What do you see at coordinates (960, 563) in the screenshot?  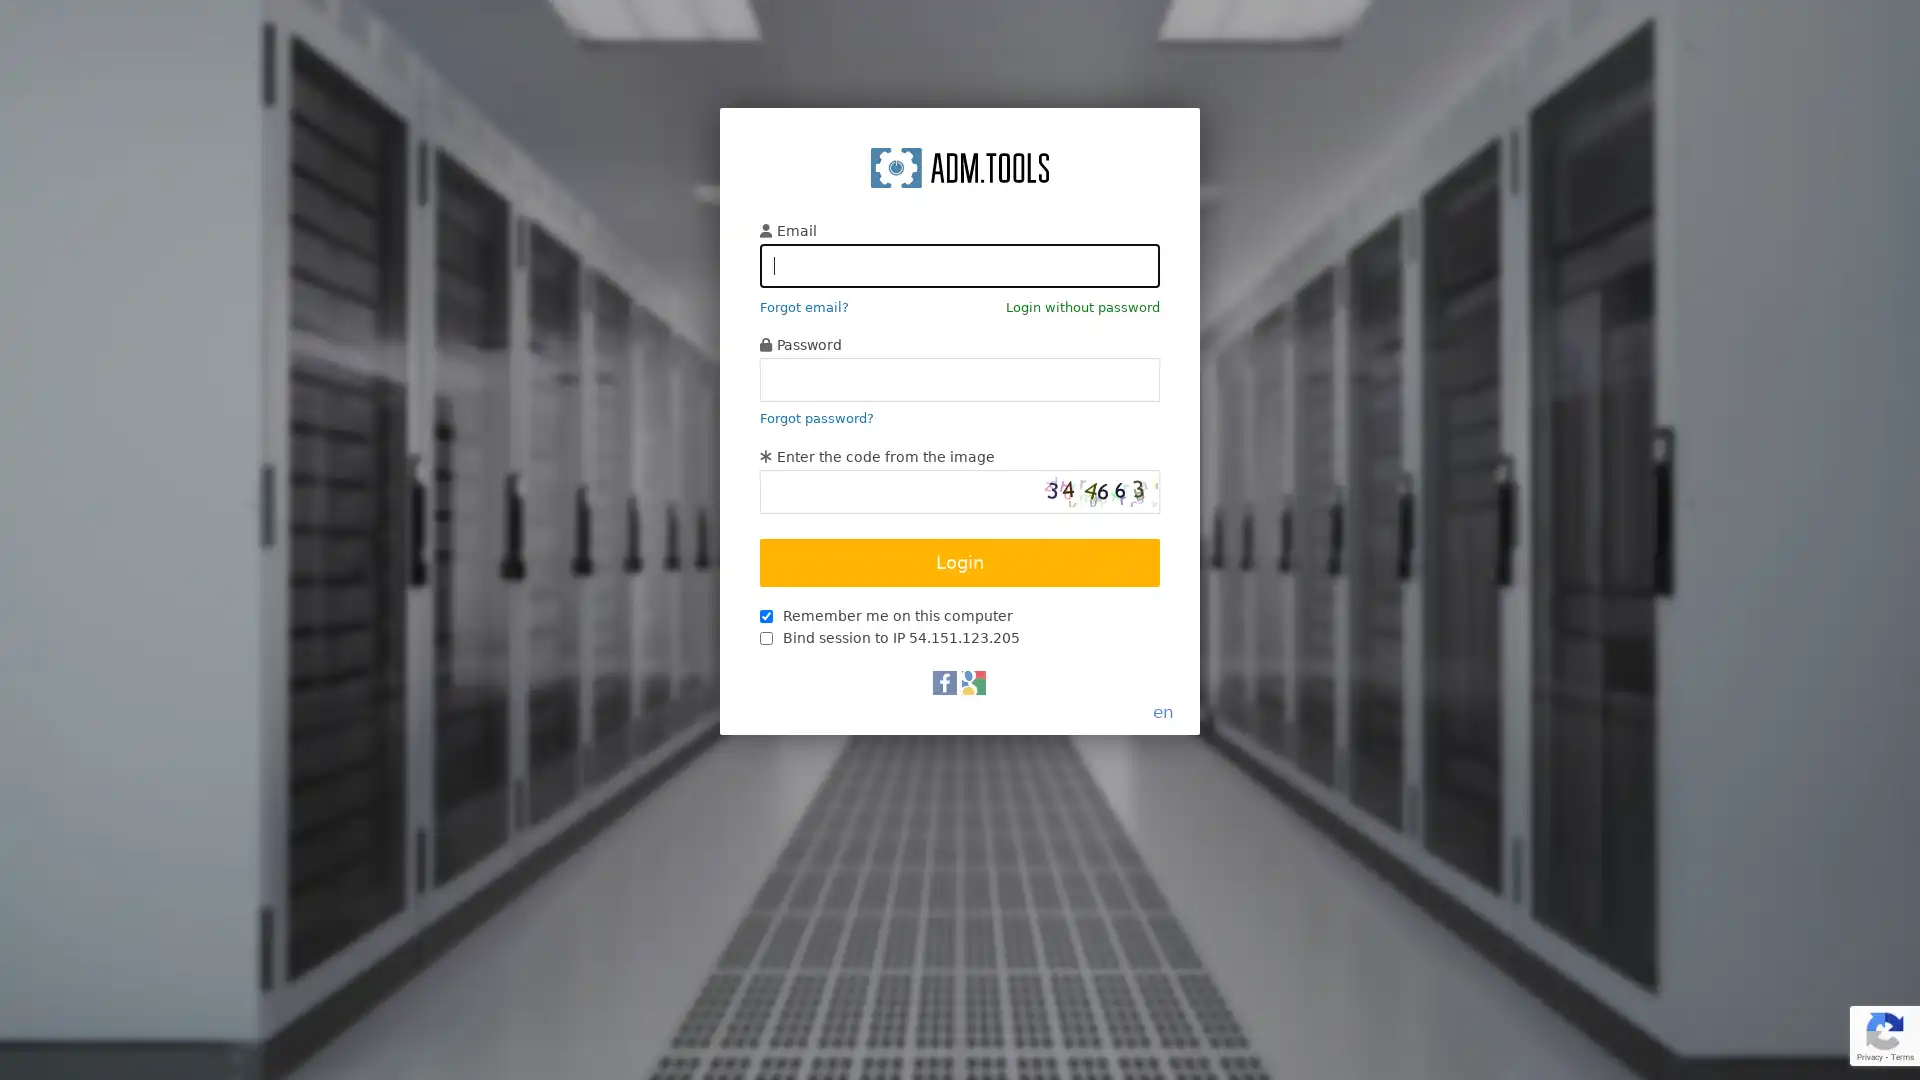 I see `Login` at bounding box center [960, 563].